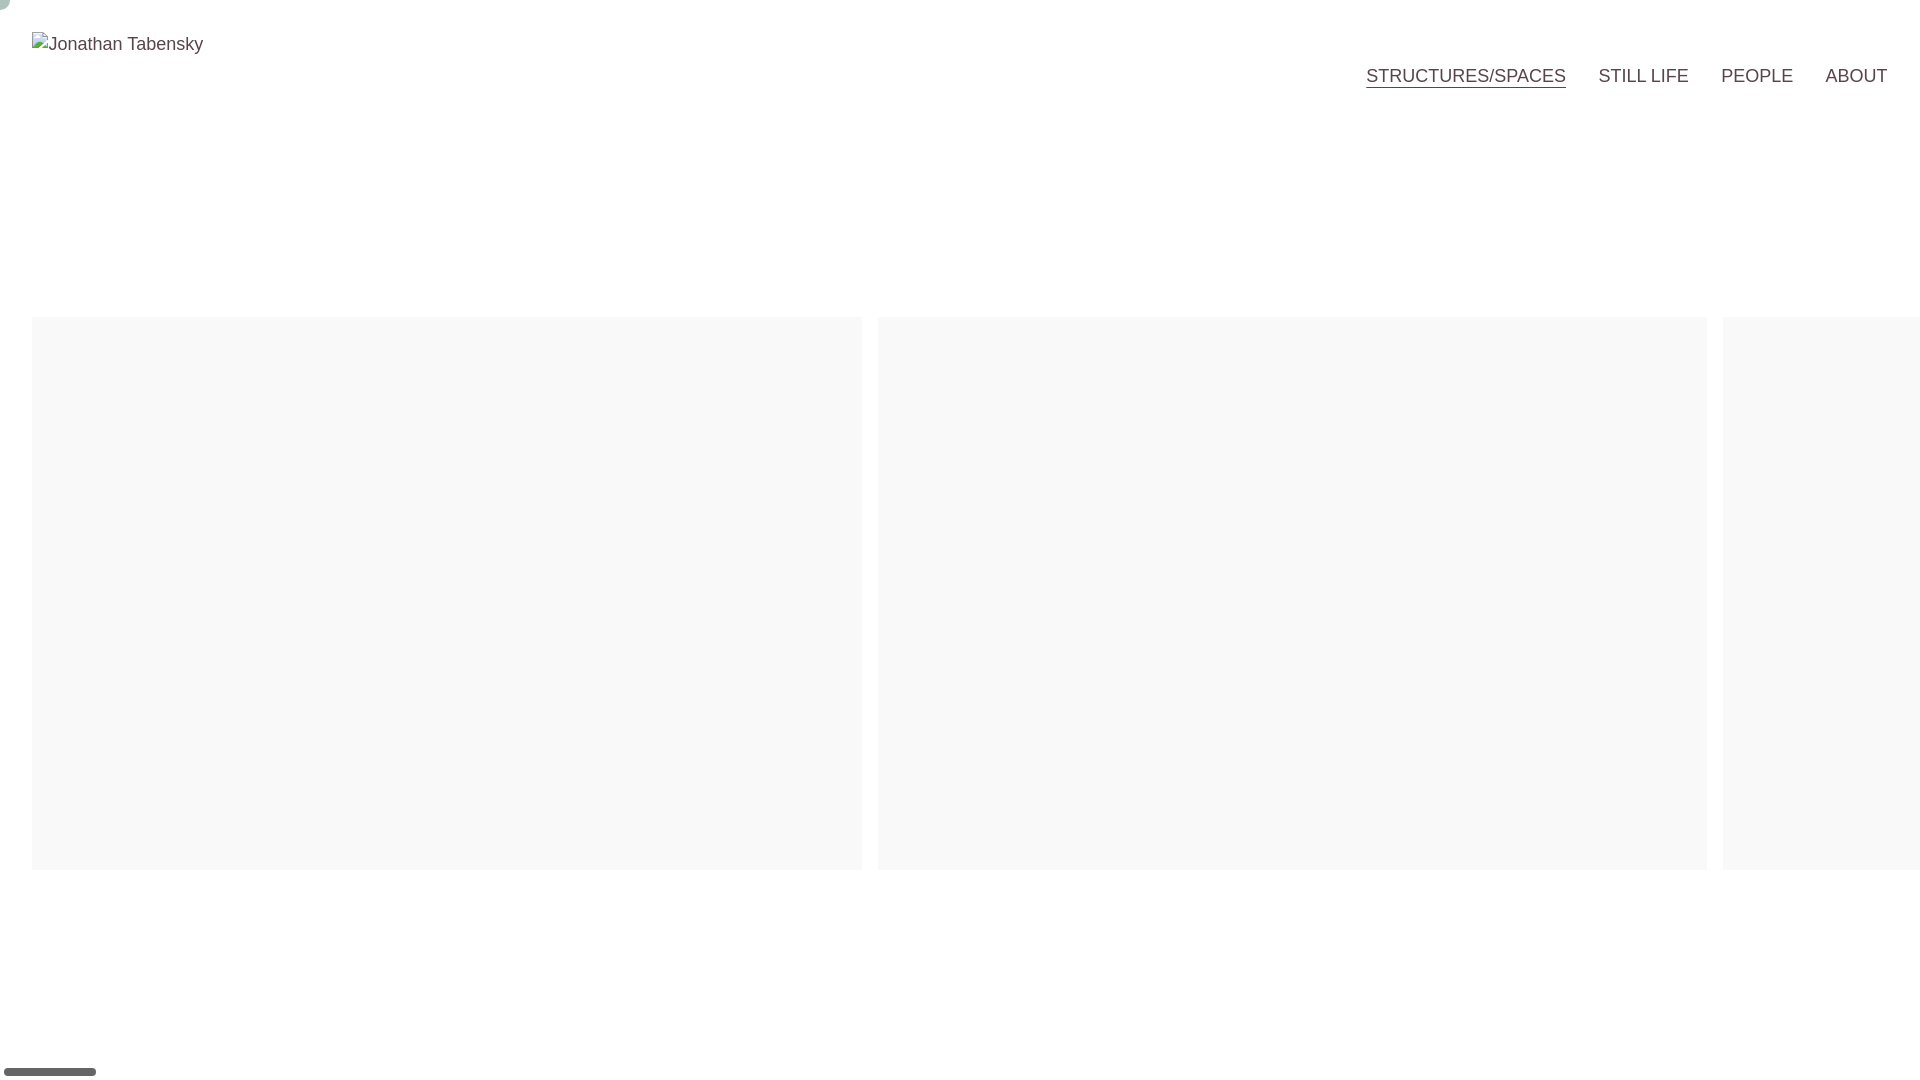 The height and width of the screenshot is (1080, 1920). Describe the element at coordinates (1825, 75) in the screenshot. I see `'ABOUT'` at that location.